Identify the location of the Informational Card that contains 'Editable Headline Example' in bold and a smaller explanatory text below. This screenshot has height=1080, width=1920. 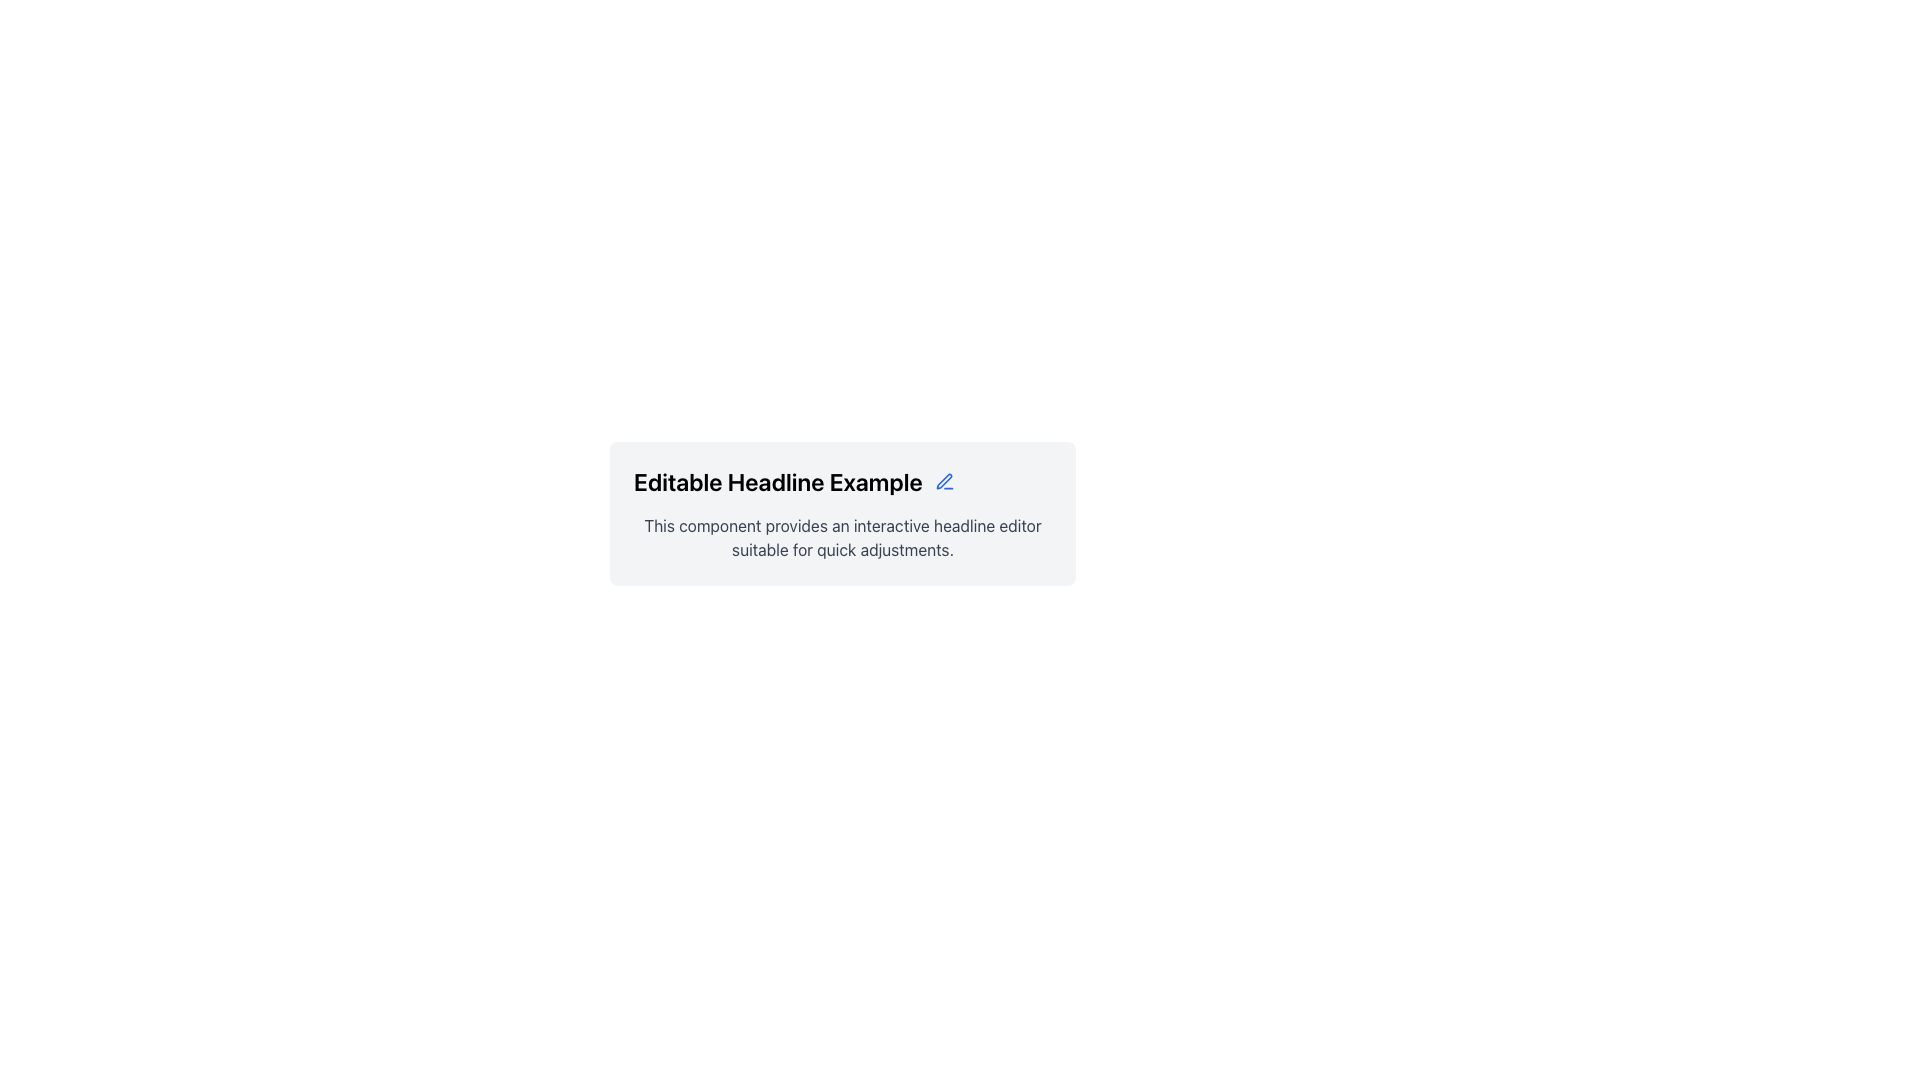
(843, 512).